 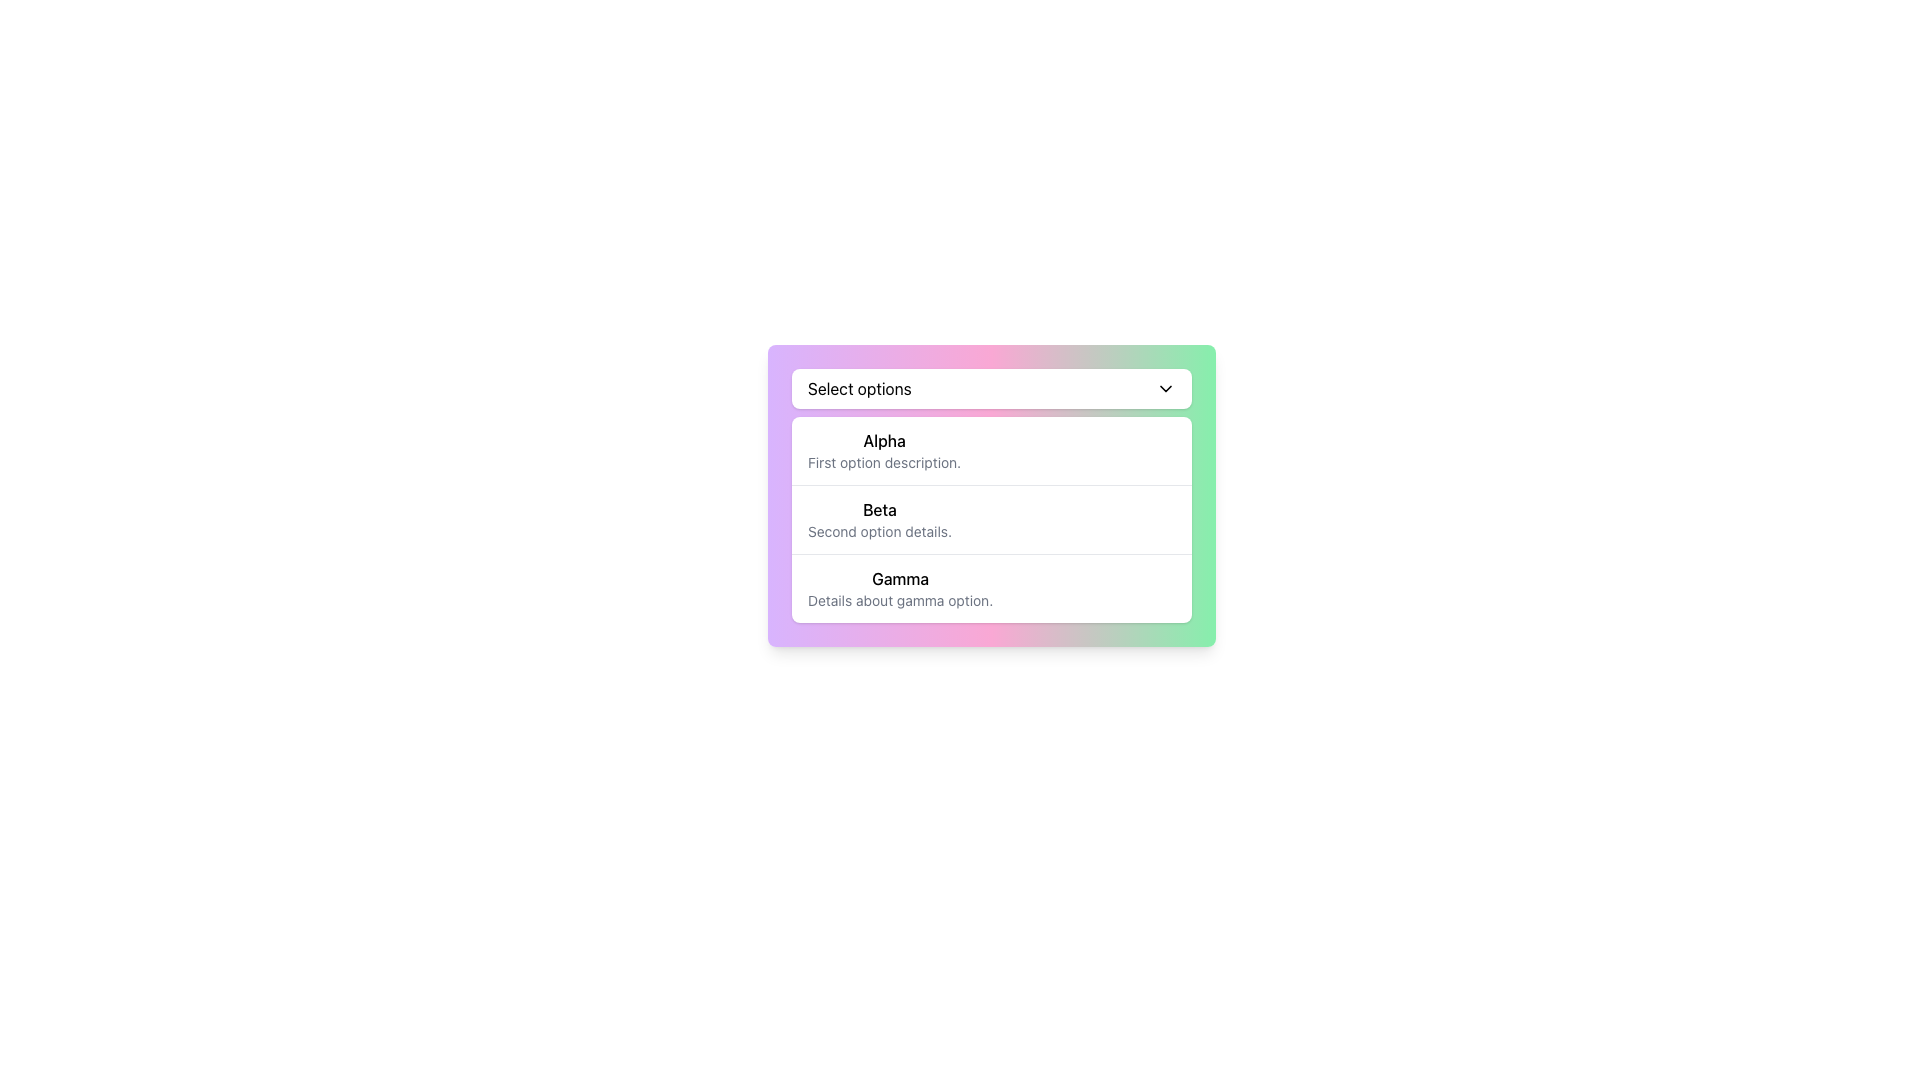 I want to click on the middle selectable menu option labeled 'Beta', so click(x=992, y=495).